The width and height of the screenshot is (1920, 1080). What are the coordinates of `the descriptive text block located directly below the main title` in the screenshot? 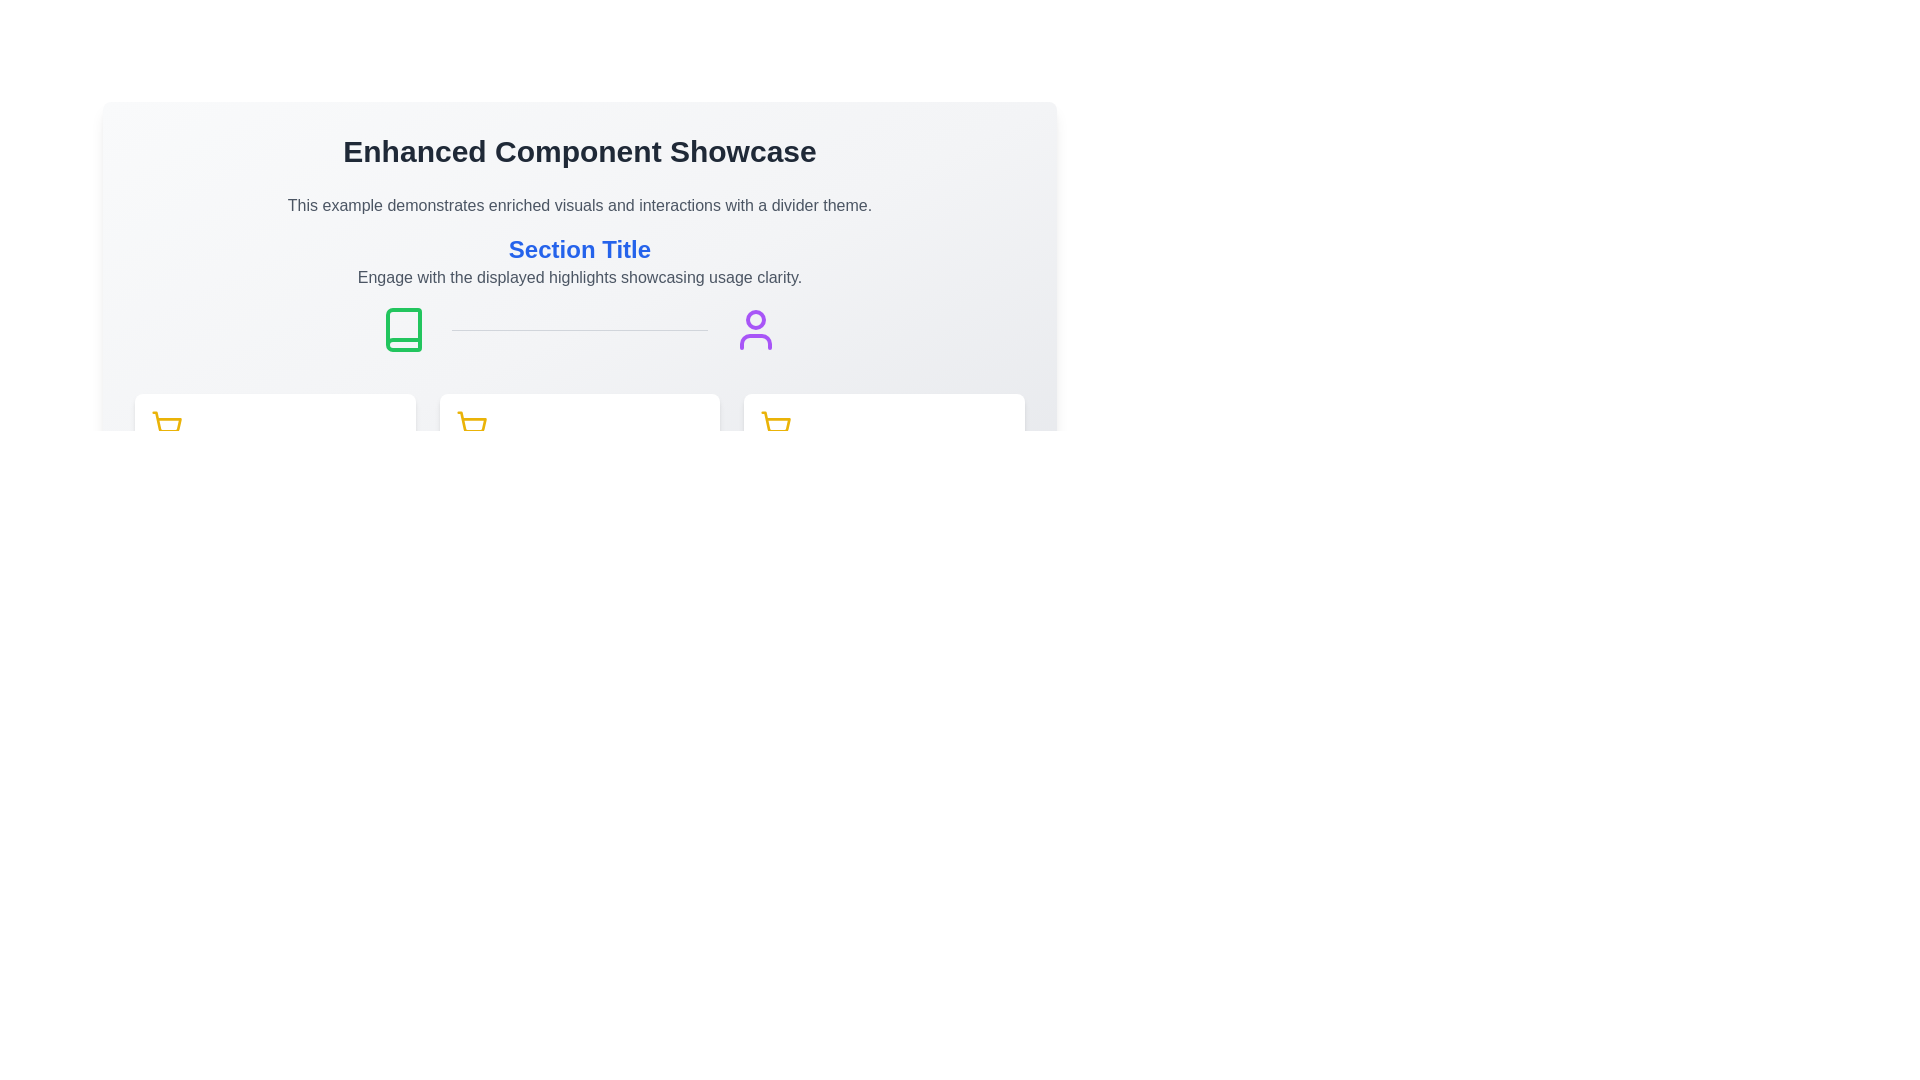 It's located at (579, 205).